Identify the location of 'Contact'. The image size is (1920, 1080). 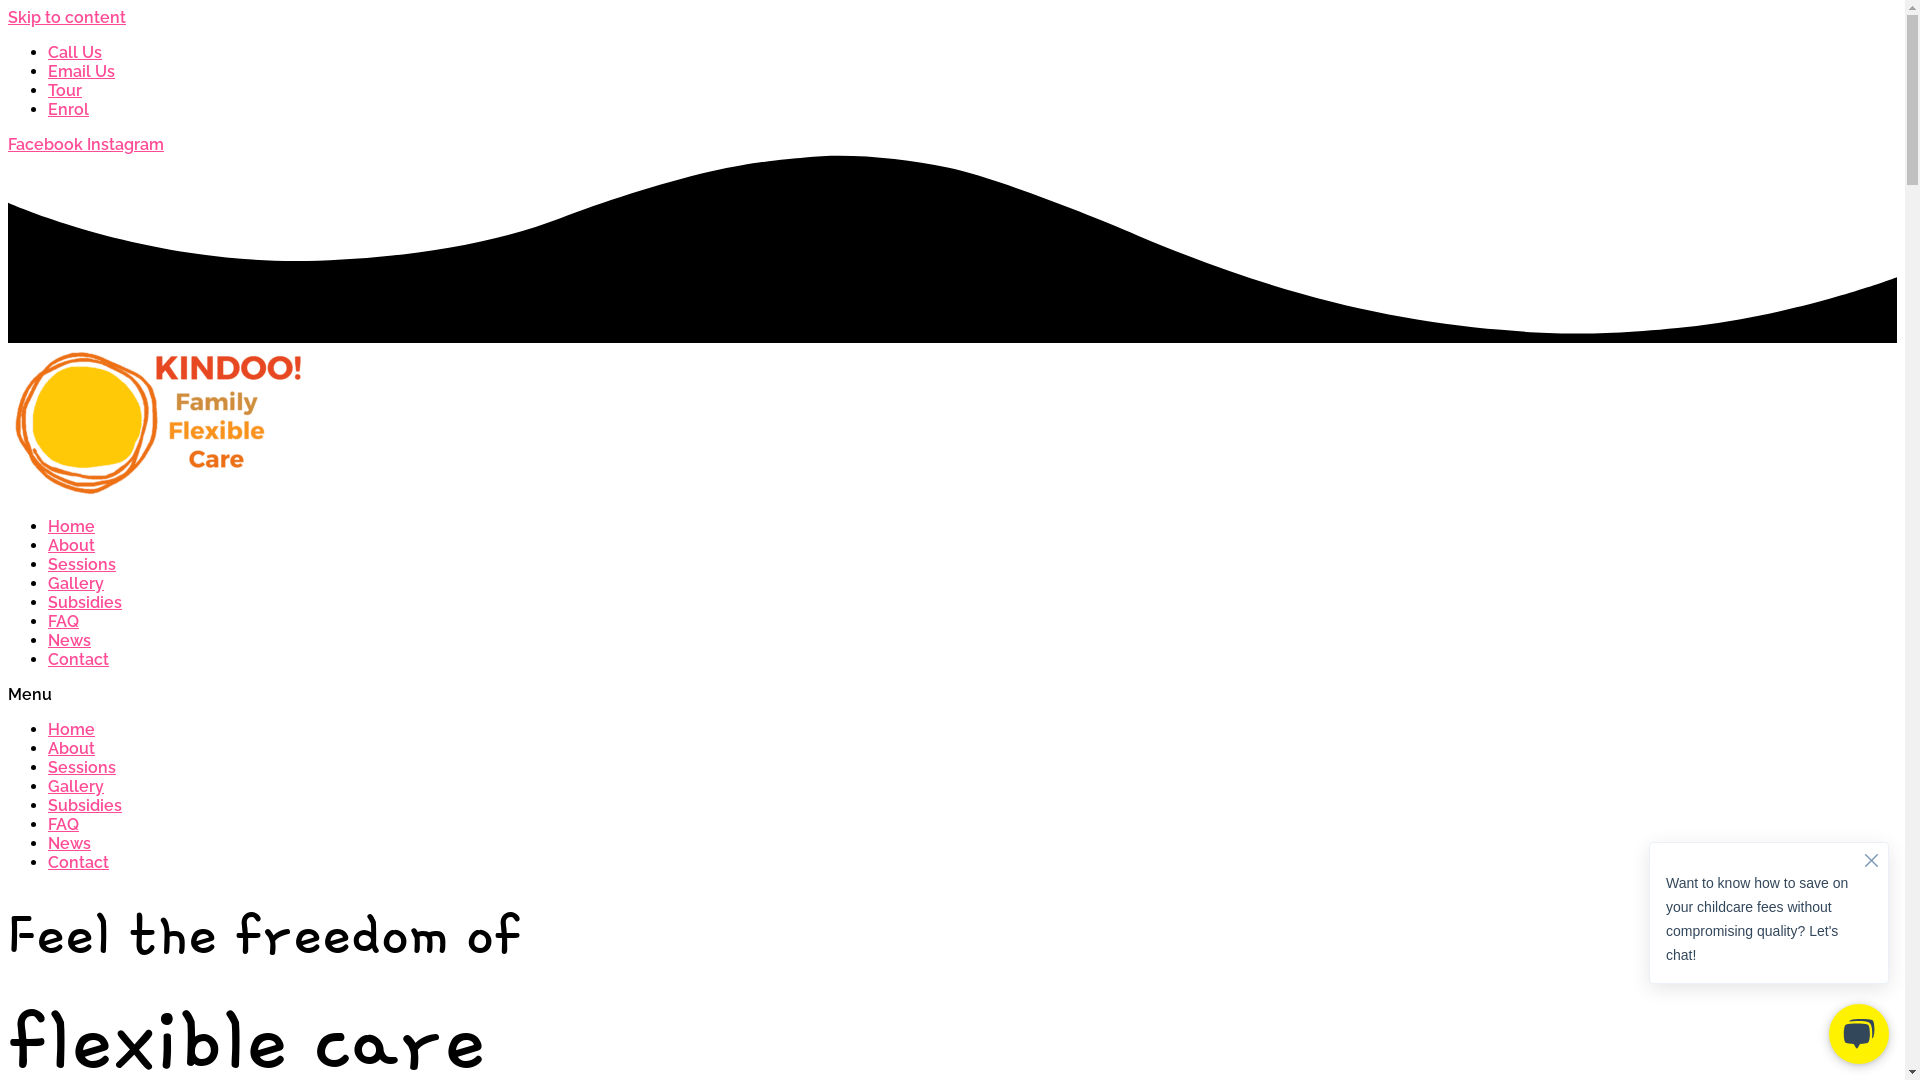
(78, 861).